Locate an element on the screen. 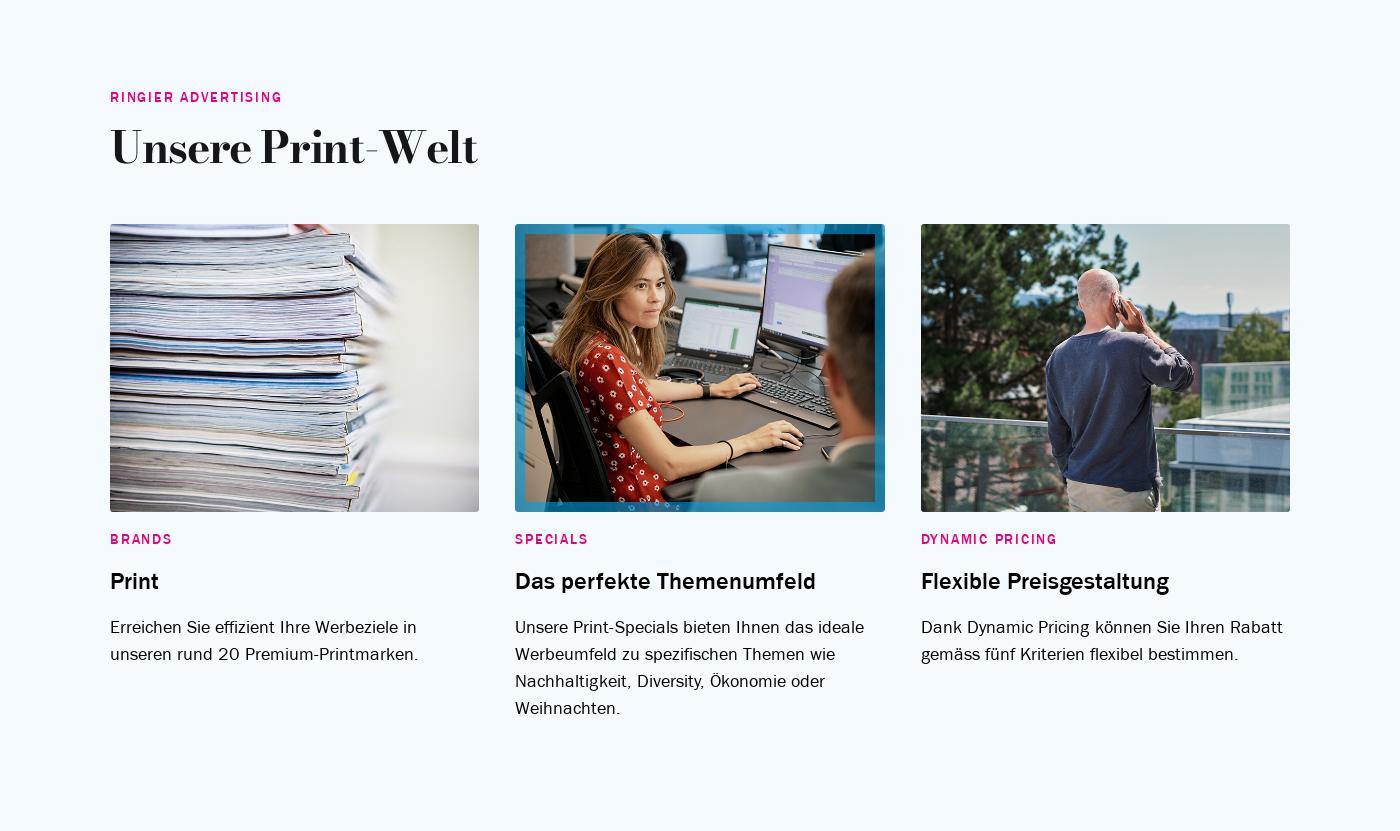 The height and width of the screenshot is (831, 1400). 'Melden Sie sich für unseren Newsletter an und bleiben Sie über aktuelle Angebote, Produktneuheiten und weitere News informiert.' is located at coordinates (699, 138).